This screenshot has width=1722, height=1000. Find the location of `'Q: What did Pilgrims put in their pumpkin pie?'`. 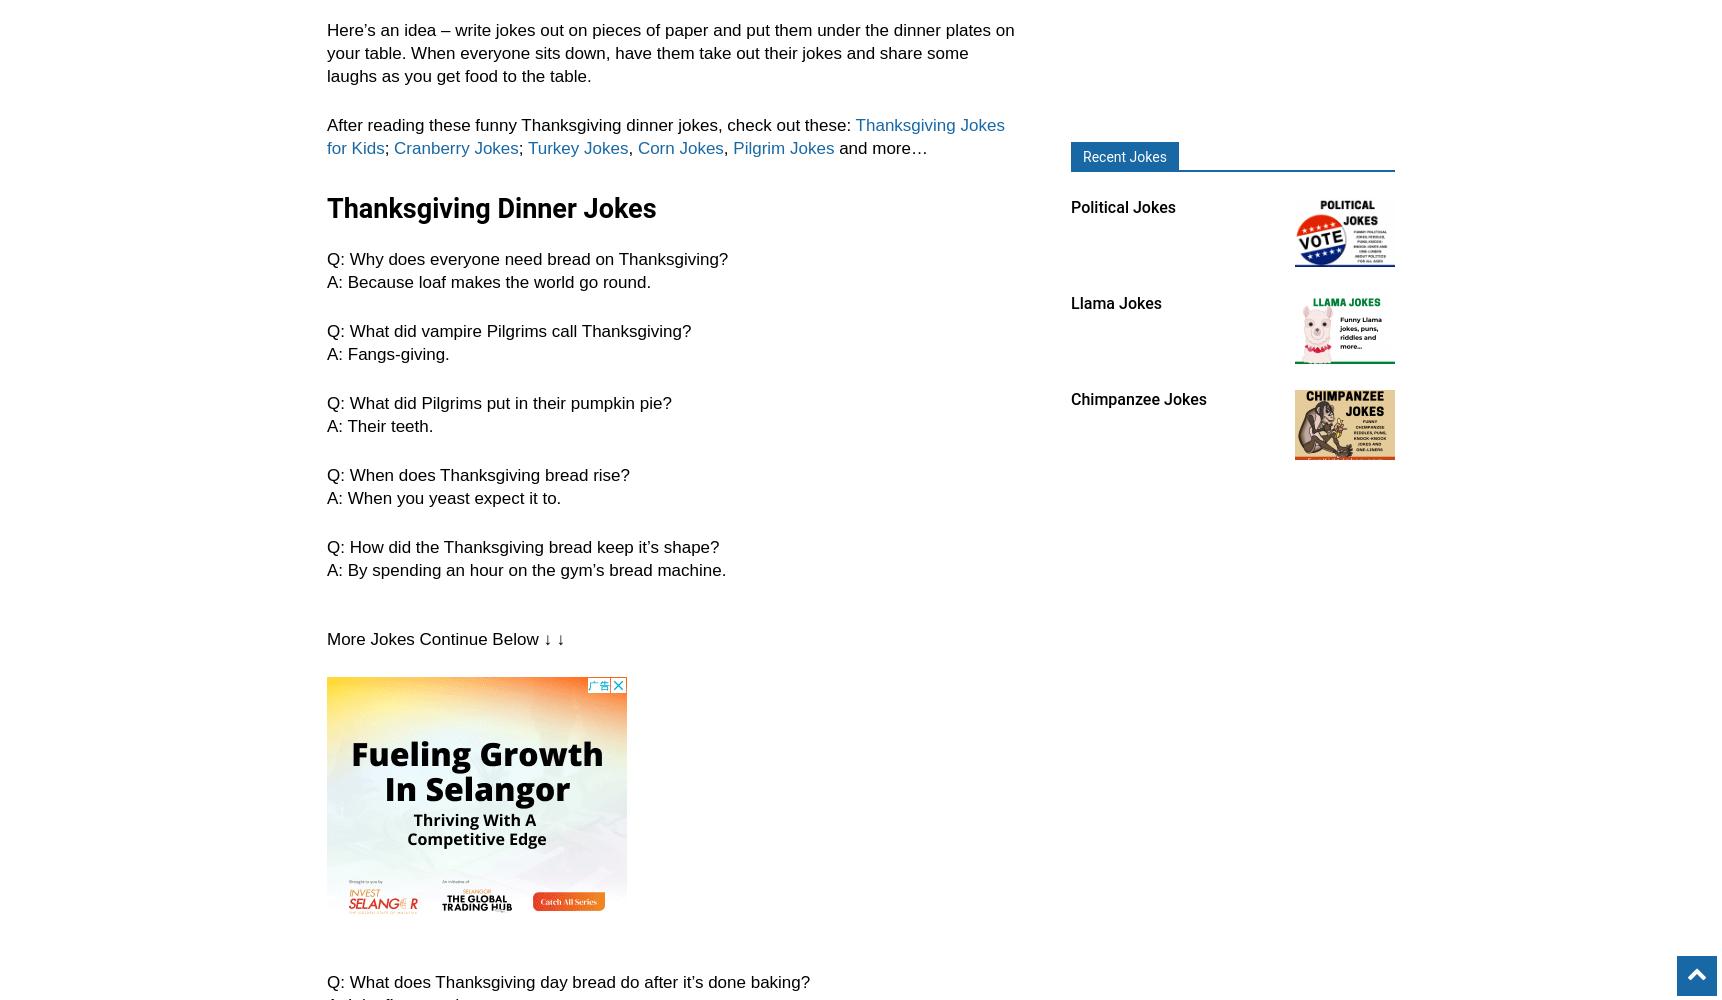

'Q: What did Pilgrims put in their pumpkin pie?' is located at coordinates (326, 403).